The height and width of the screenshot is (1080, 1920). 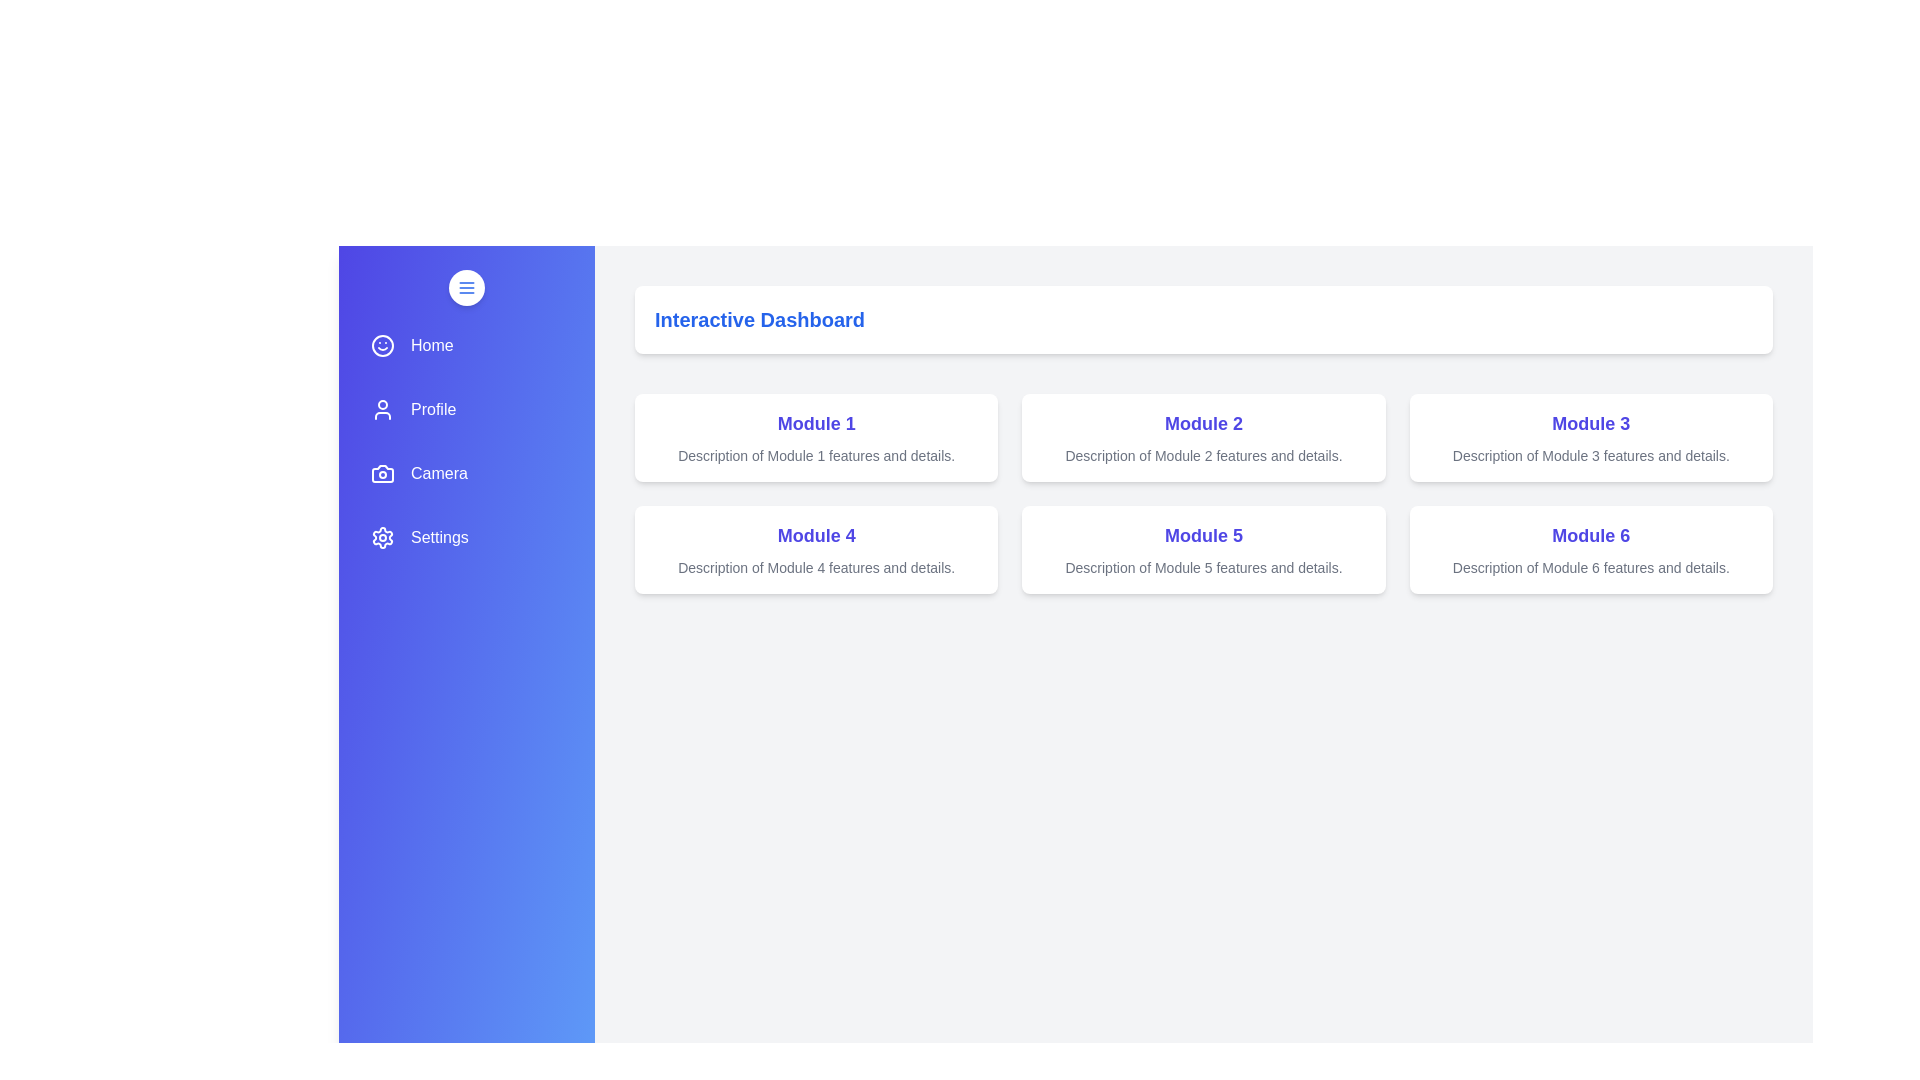 What do you see at coordinates (431, 345) in the screenshot?
I see `the 'Home' text label, which is a white label on a blue sidebar` at bounding box center [431, 345].